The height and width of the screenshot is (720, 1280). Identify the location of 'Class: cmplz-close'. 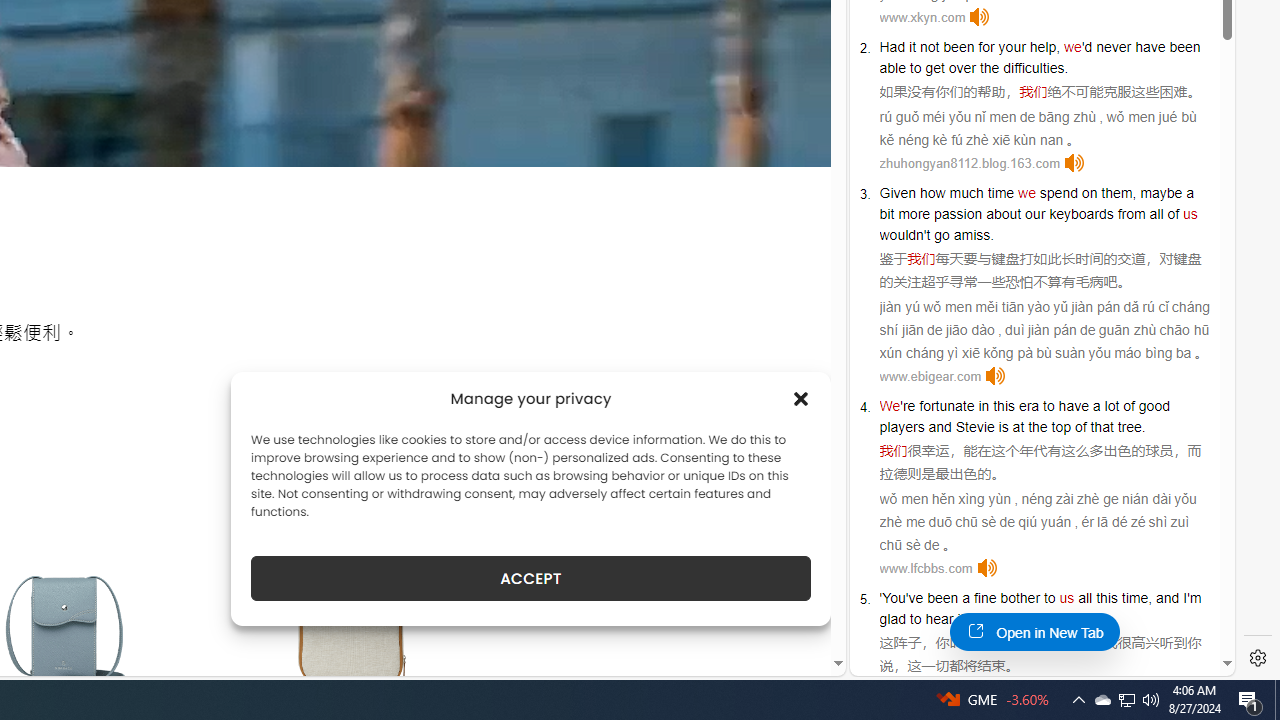
(801, 398).